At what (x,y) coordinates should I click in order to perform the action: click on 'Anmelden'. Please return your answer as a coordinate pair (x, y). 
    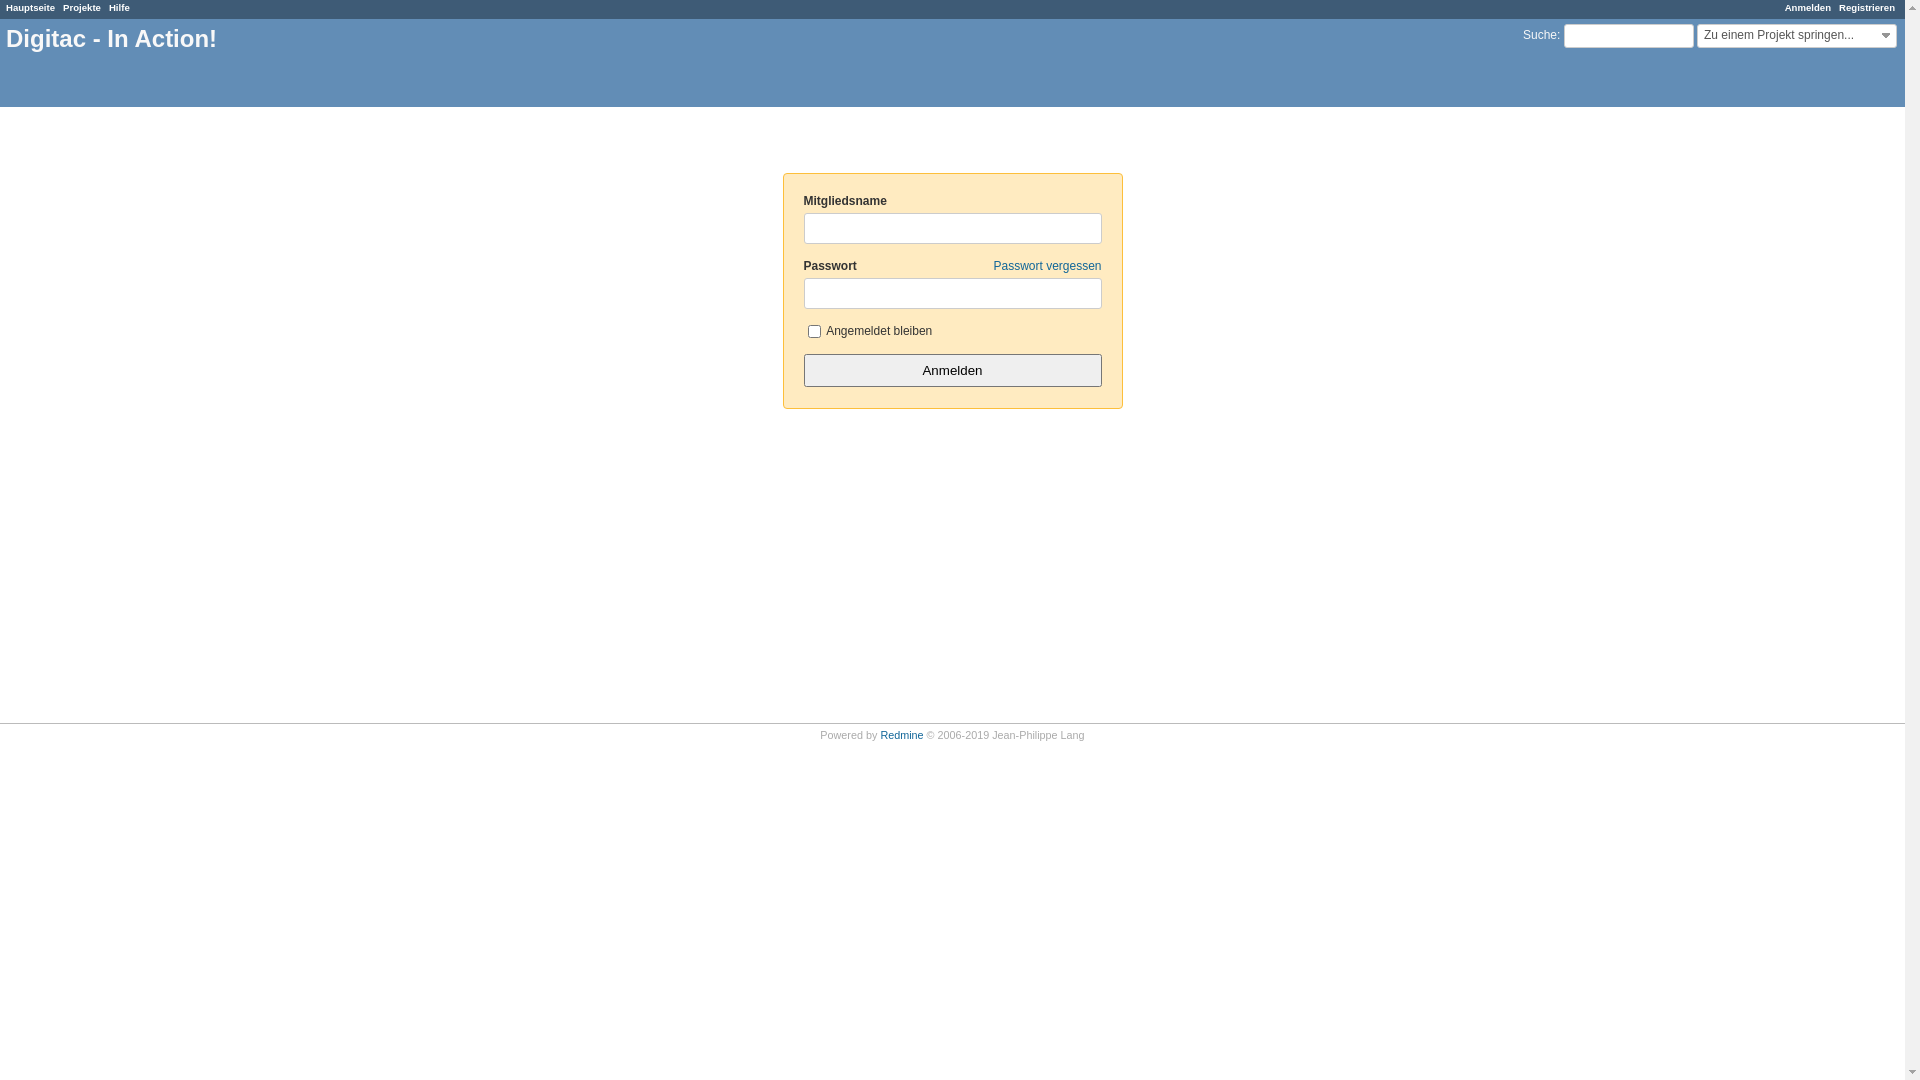
    Looking at the image, I should click on (1808, 7).